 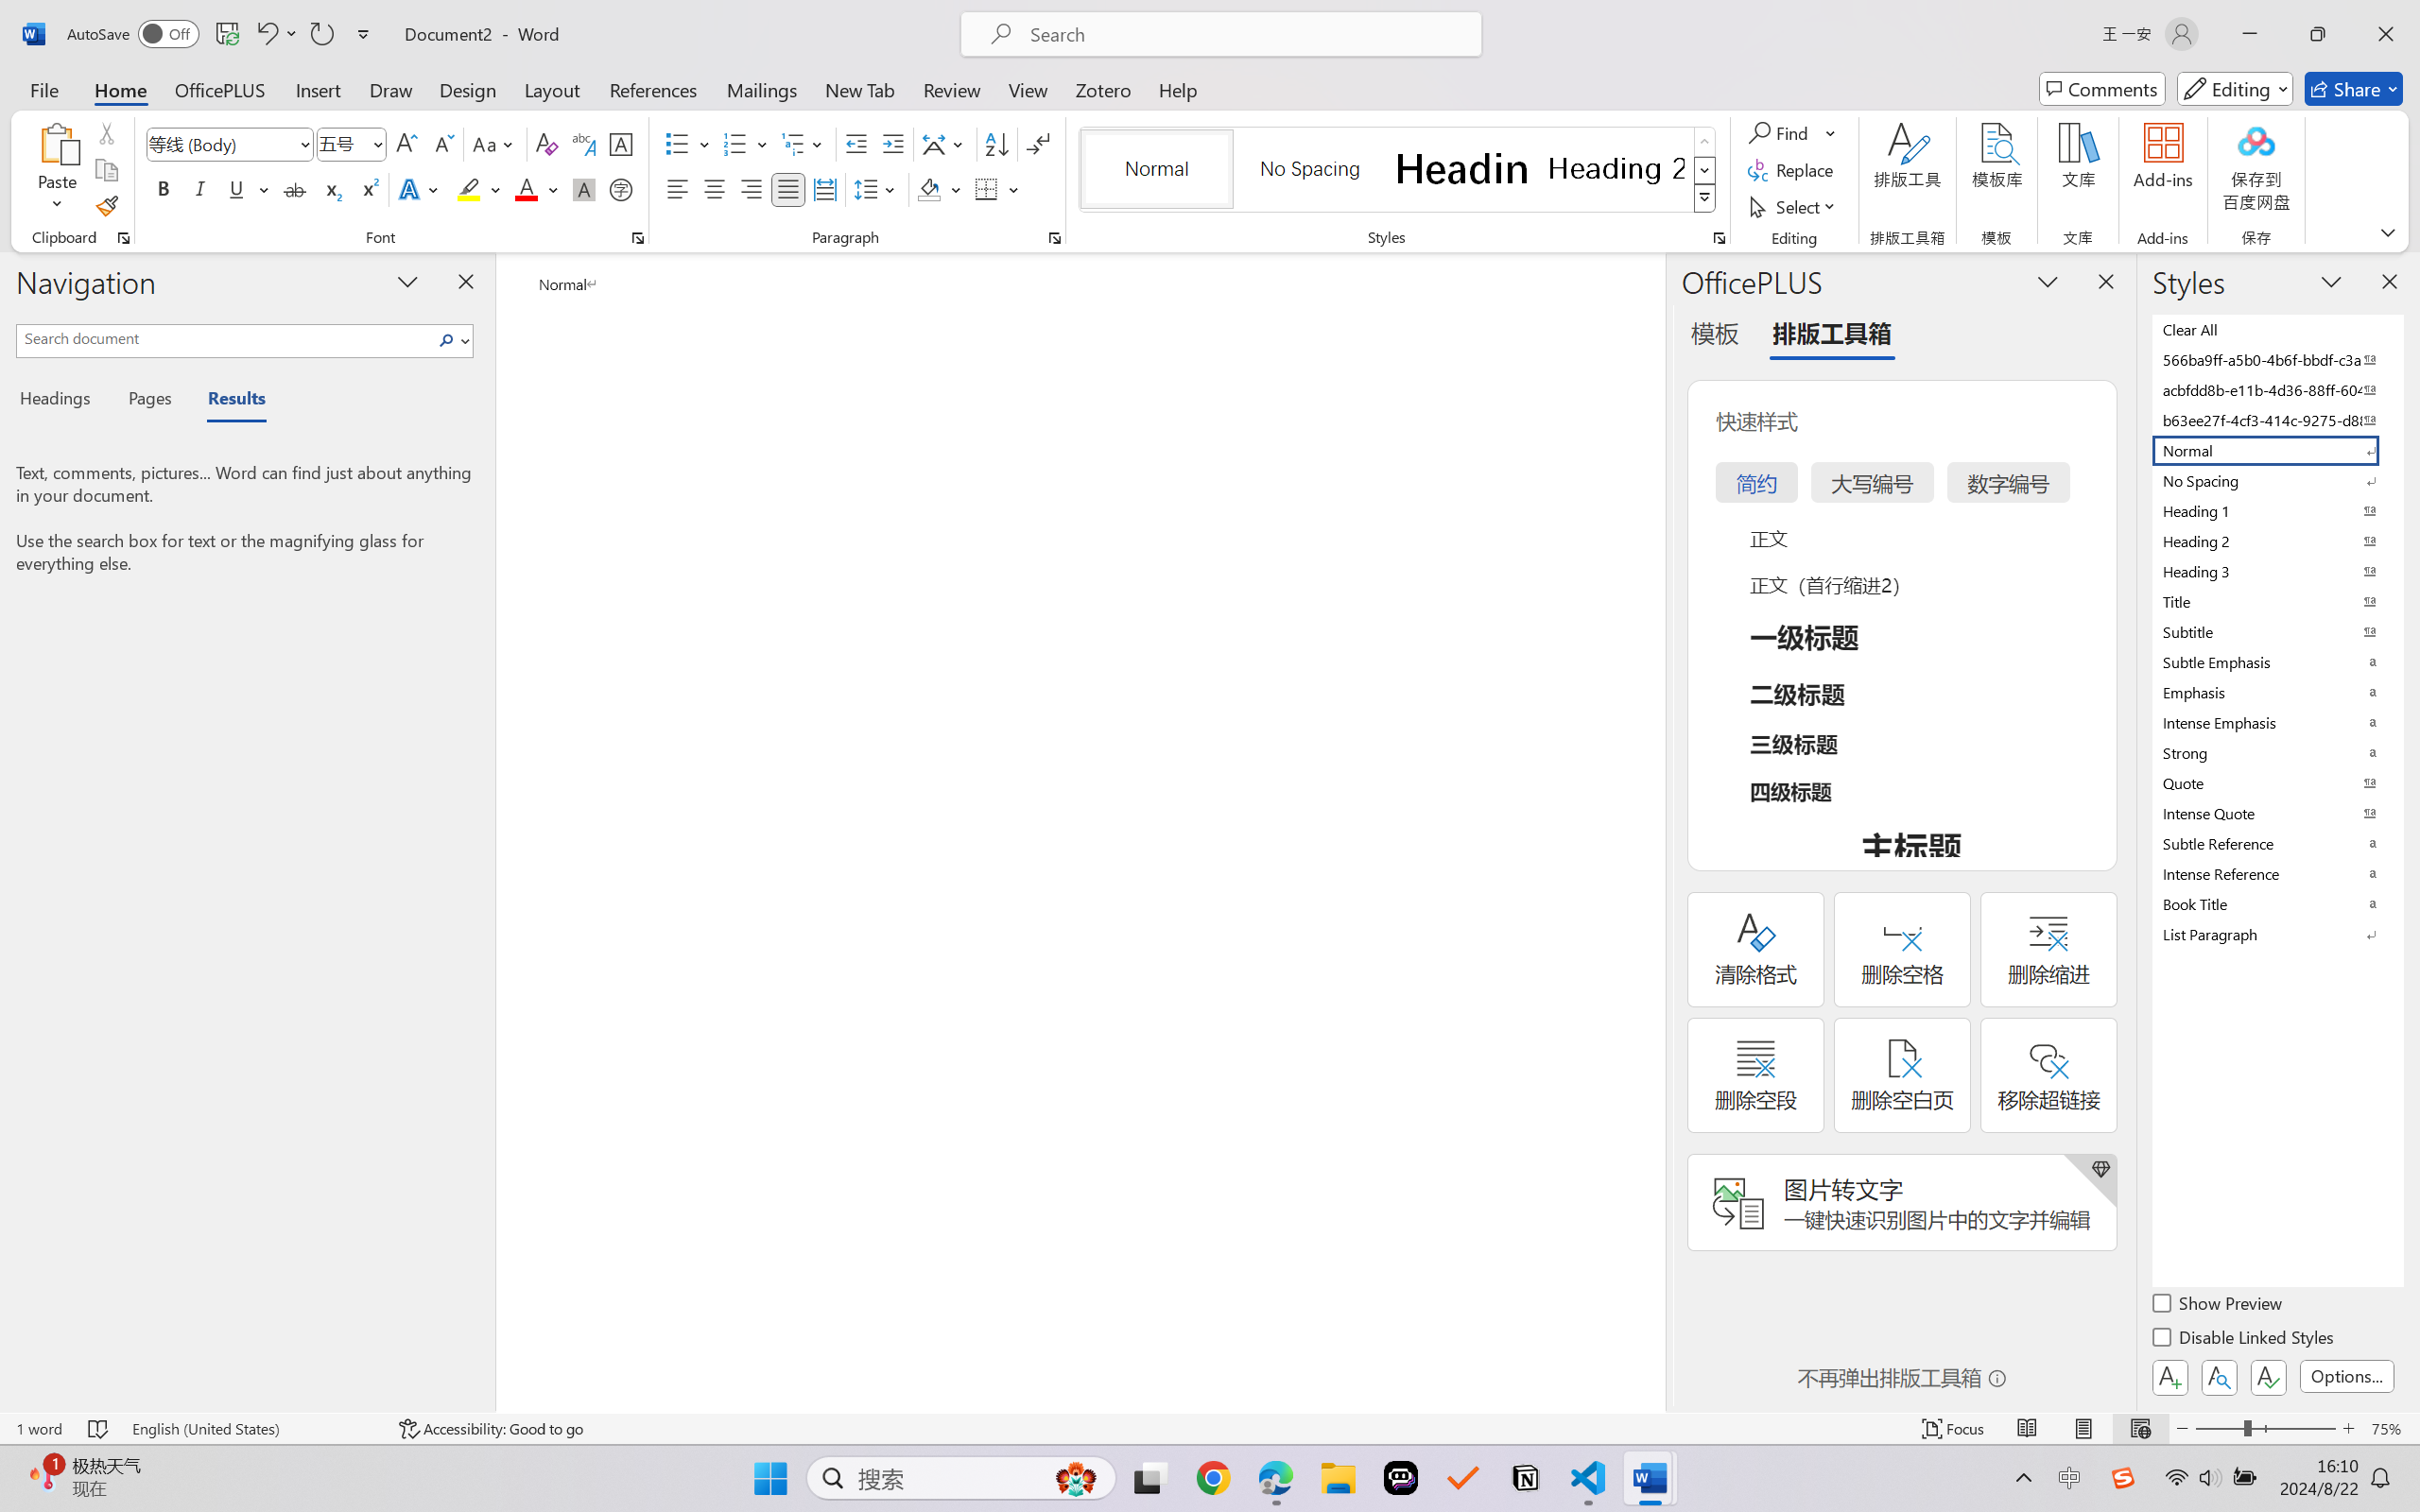 What do you see at coordinates (43, 1476) in the screenshot?
I see `'AutomationID: BadgeAnchorLargeTicker'` at bounding box center [43, 1476].